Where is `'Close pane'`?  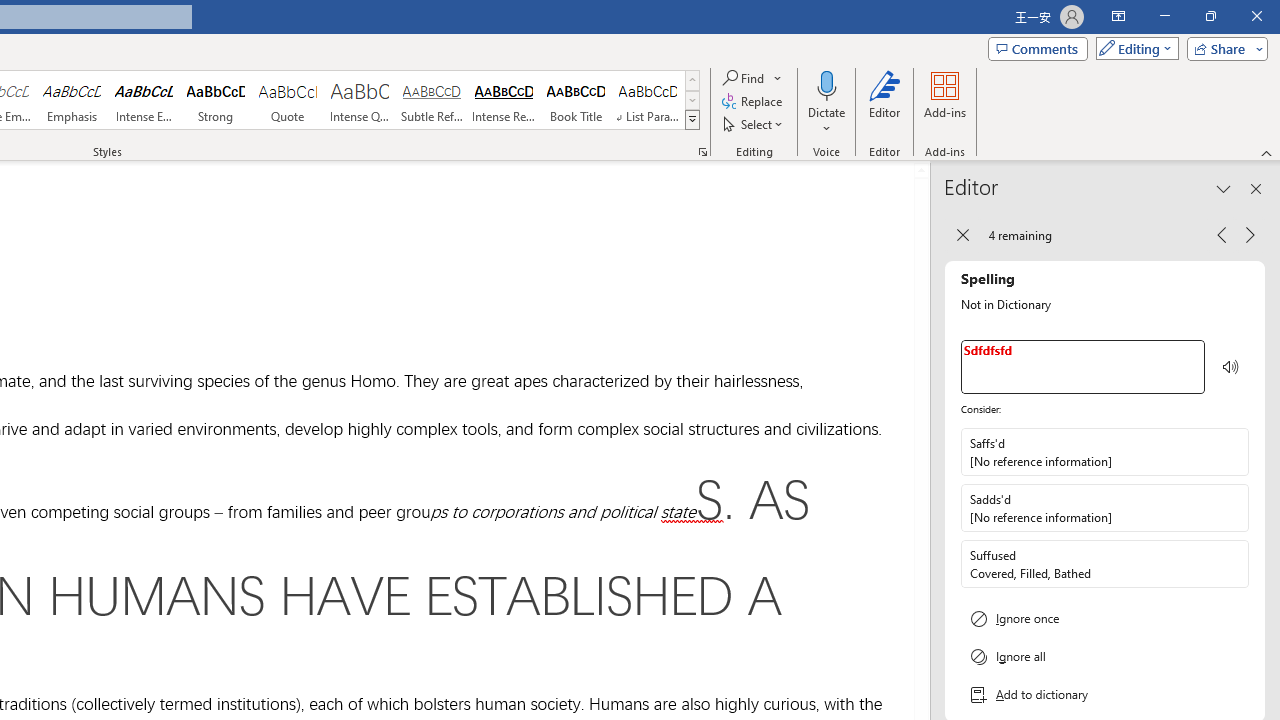 'Close pane' is located at coordinates (1255, 189).